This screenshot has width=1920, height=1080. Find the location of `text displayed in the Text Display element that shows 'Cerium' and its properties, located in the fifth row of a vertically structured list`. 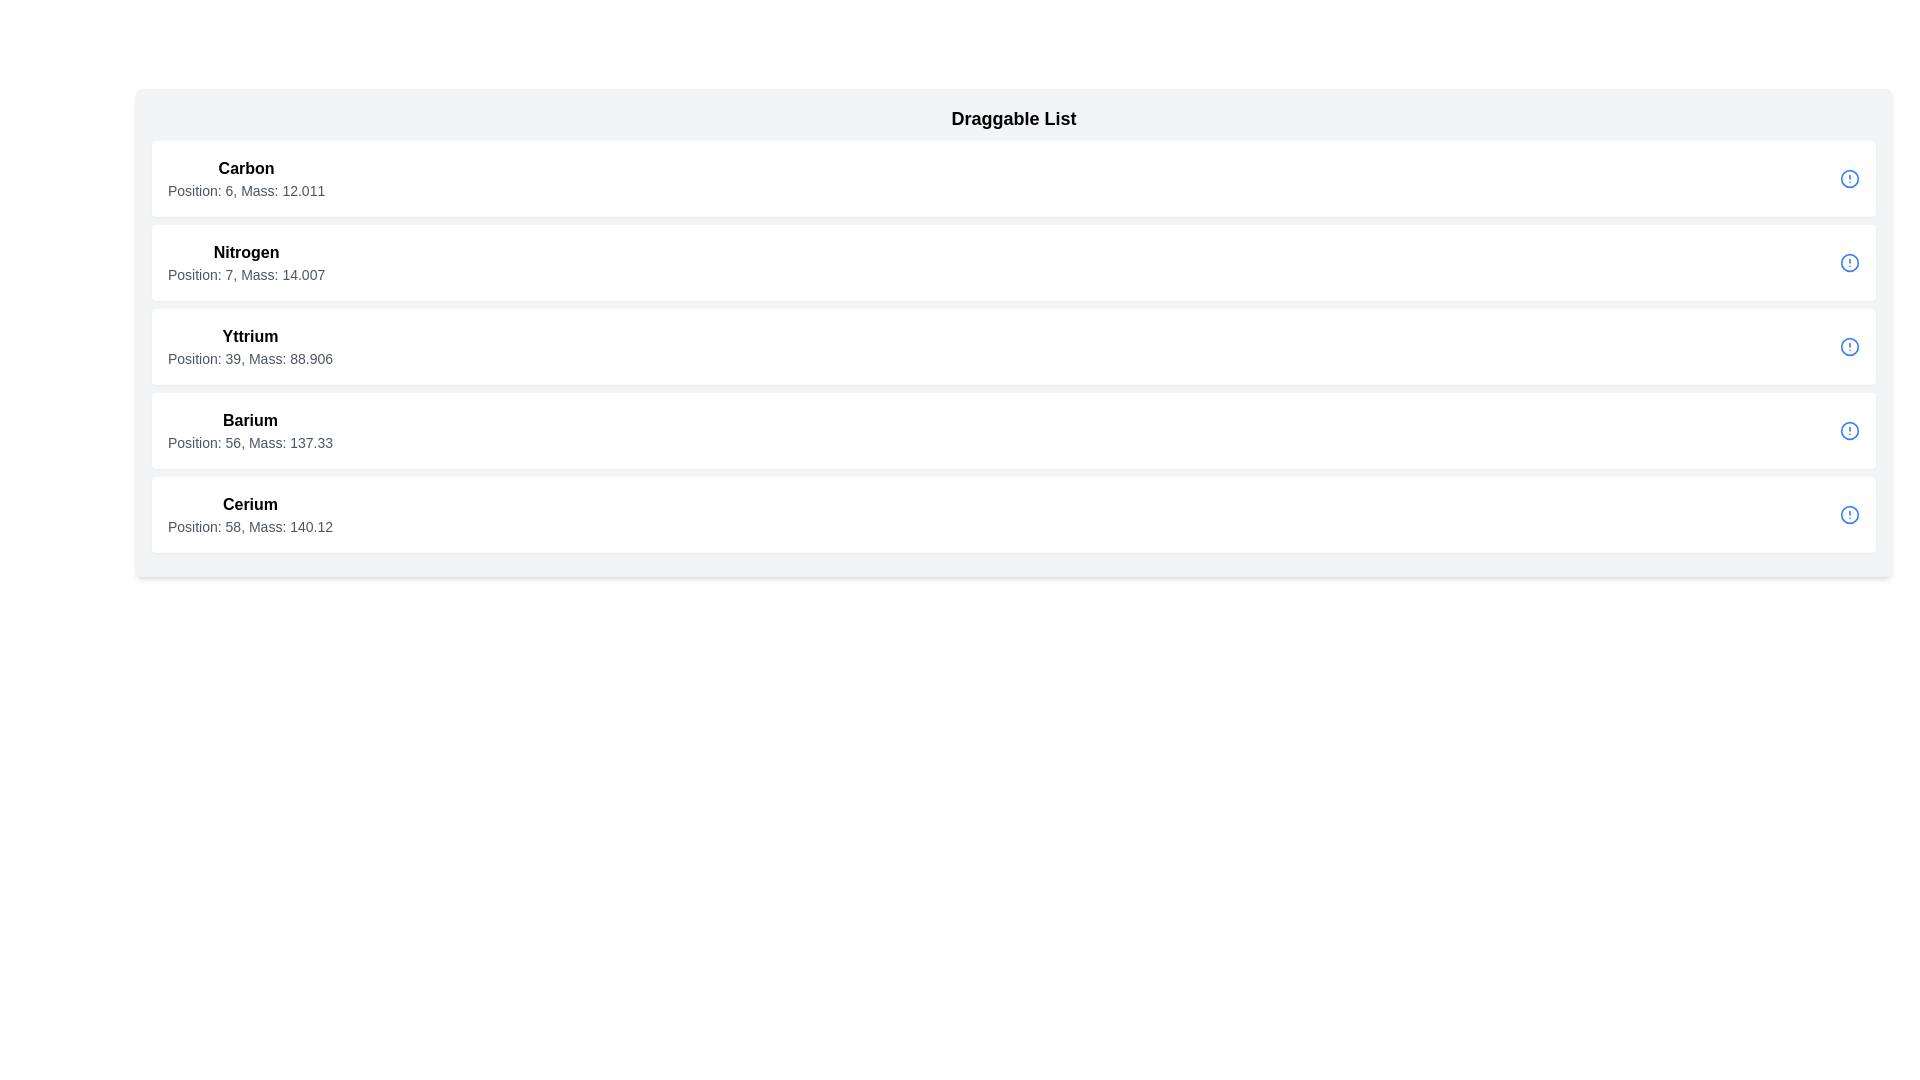

text displayed in the Text Display element that shows 'Cerium' and its properties, located in the fifth row of a vertically structured list is located at coordinates (249, 514).